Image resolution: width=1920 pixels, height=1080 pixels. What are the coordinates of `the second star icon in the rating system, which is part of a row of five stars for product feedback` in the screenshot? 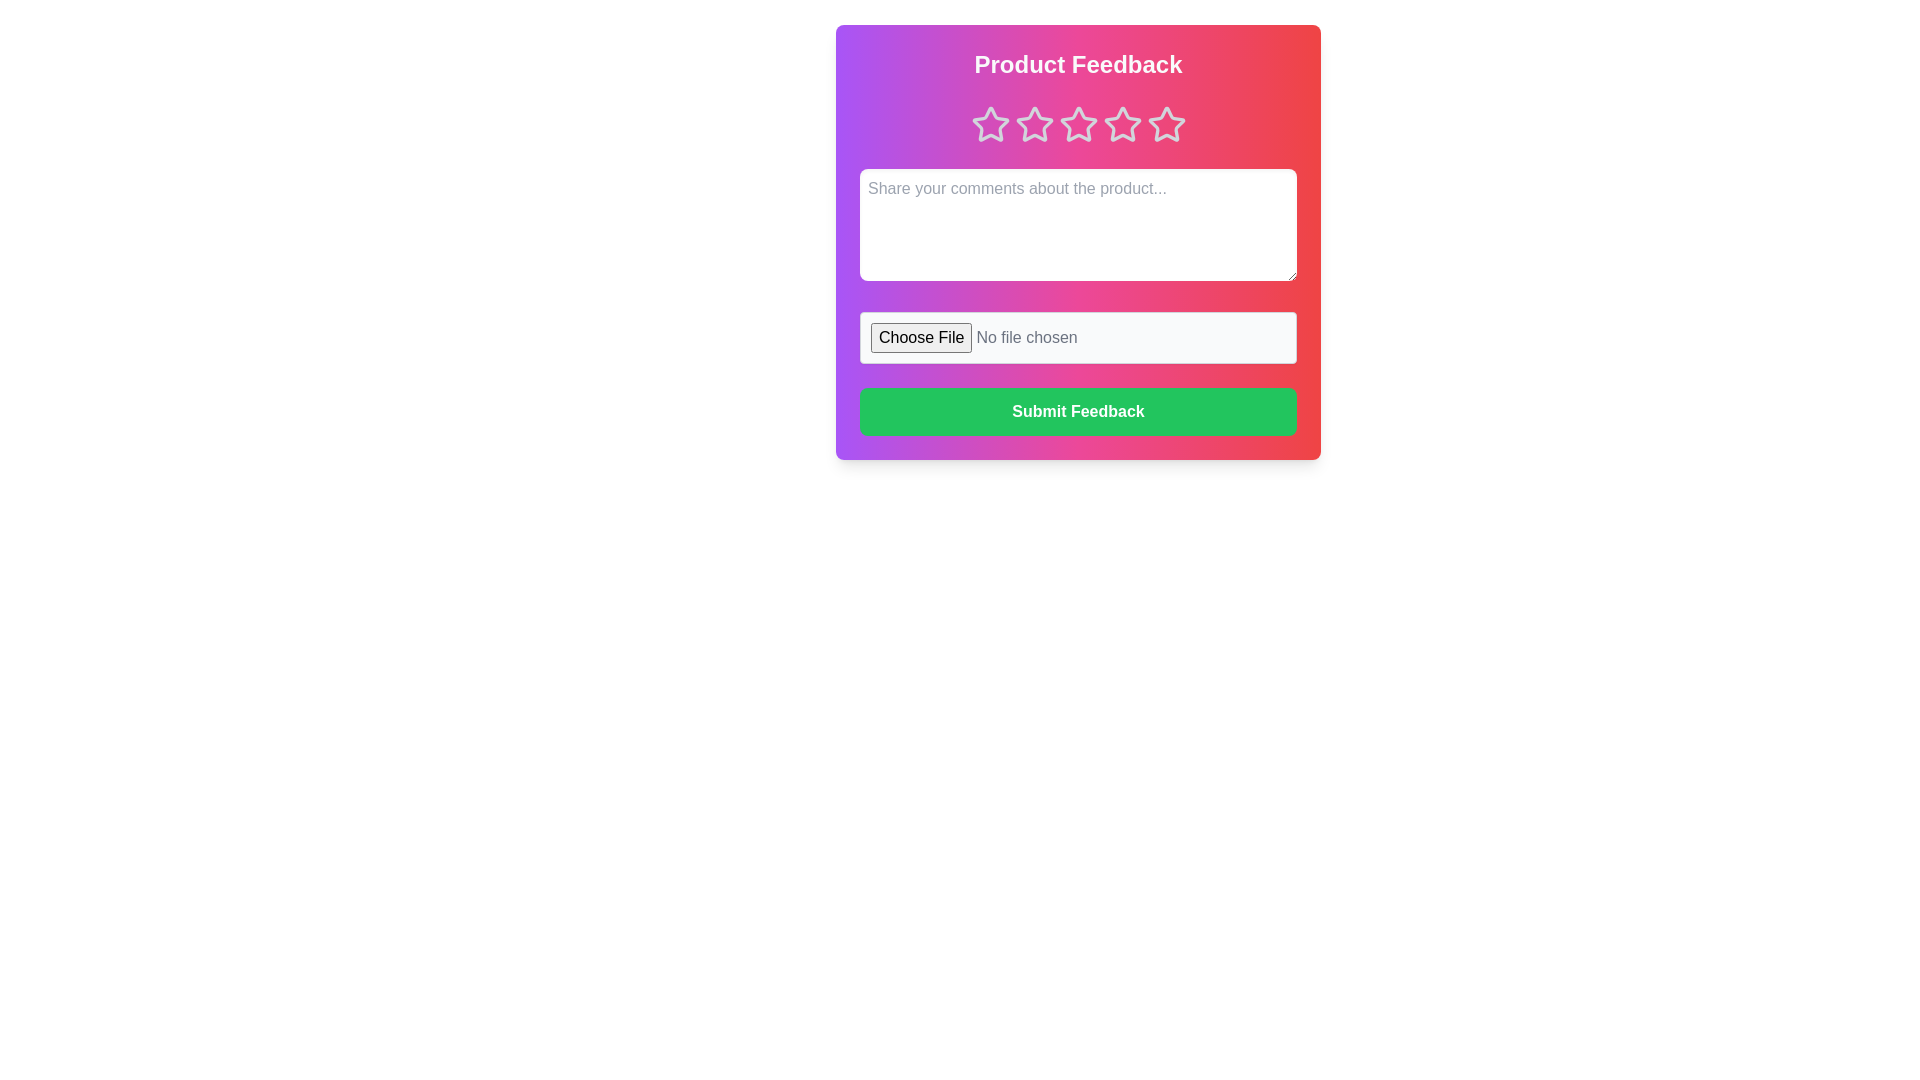 It's located at (1034, 124).